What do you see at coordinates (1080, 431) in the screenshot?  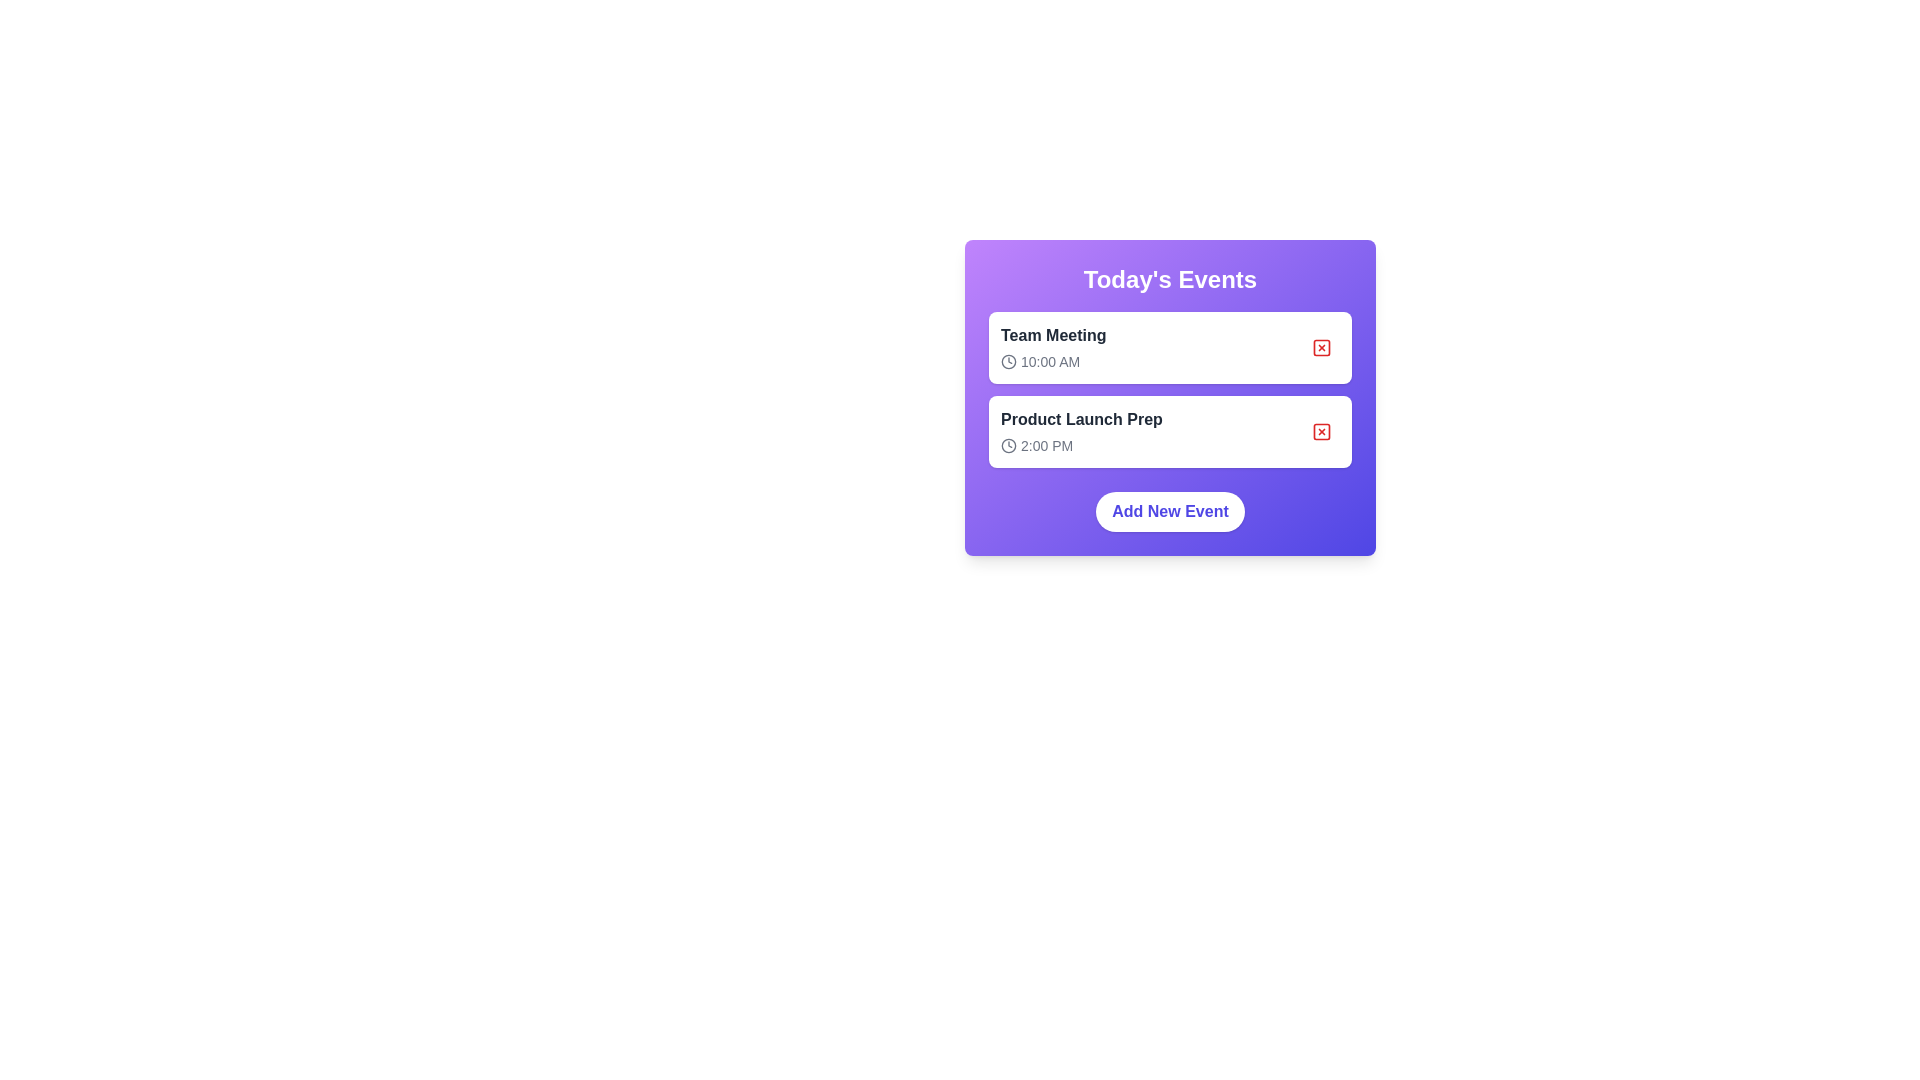 I see `the list item titled 'Product Launch Prep'` at bounding box center [1080, 431].